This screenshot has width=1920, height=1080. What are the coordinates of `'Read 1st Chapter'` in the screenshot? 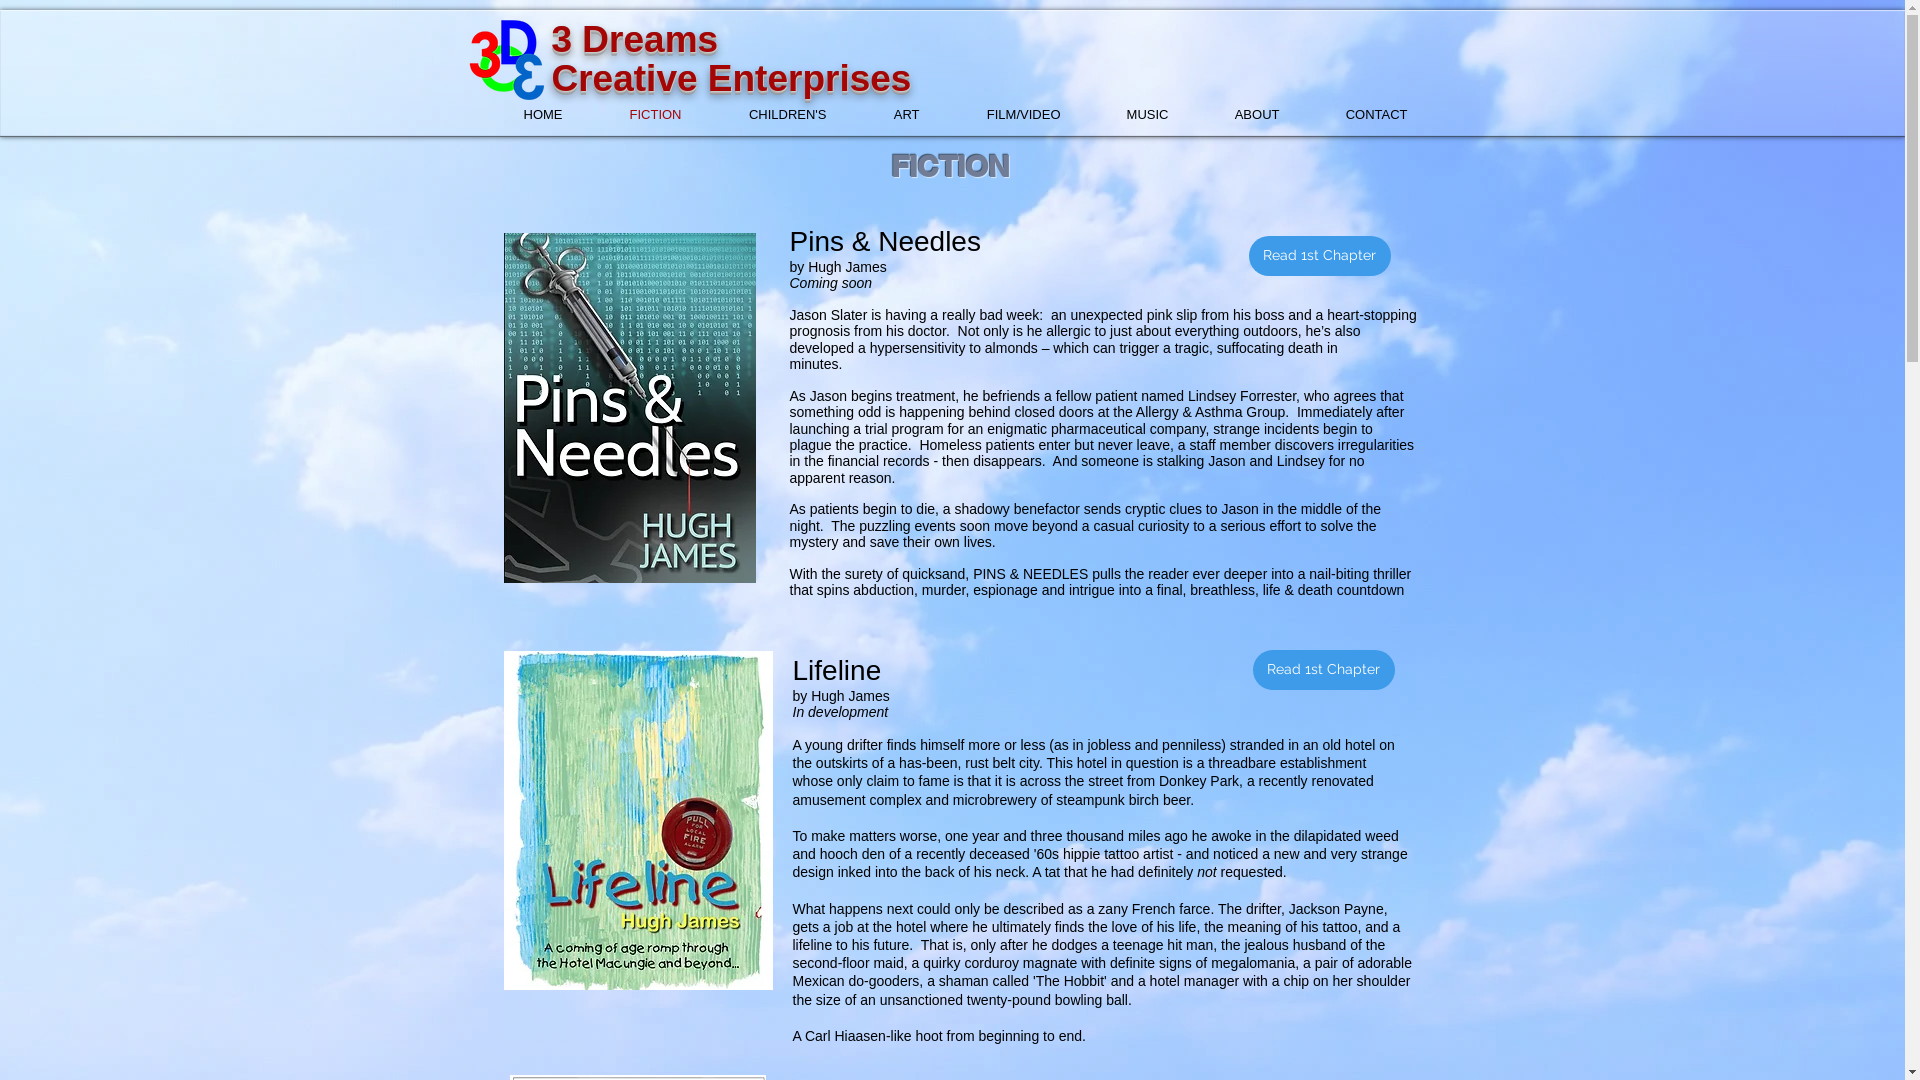 It's located at (1319, 254).